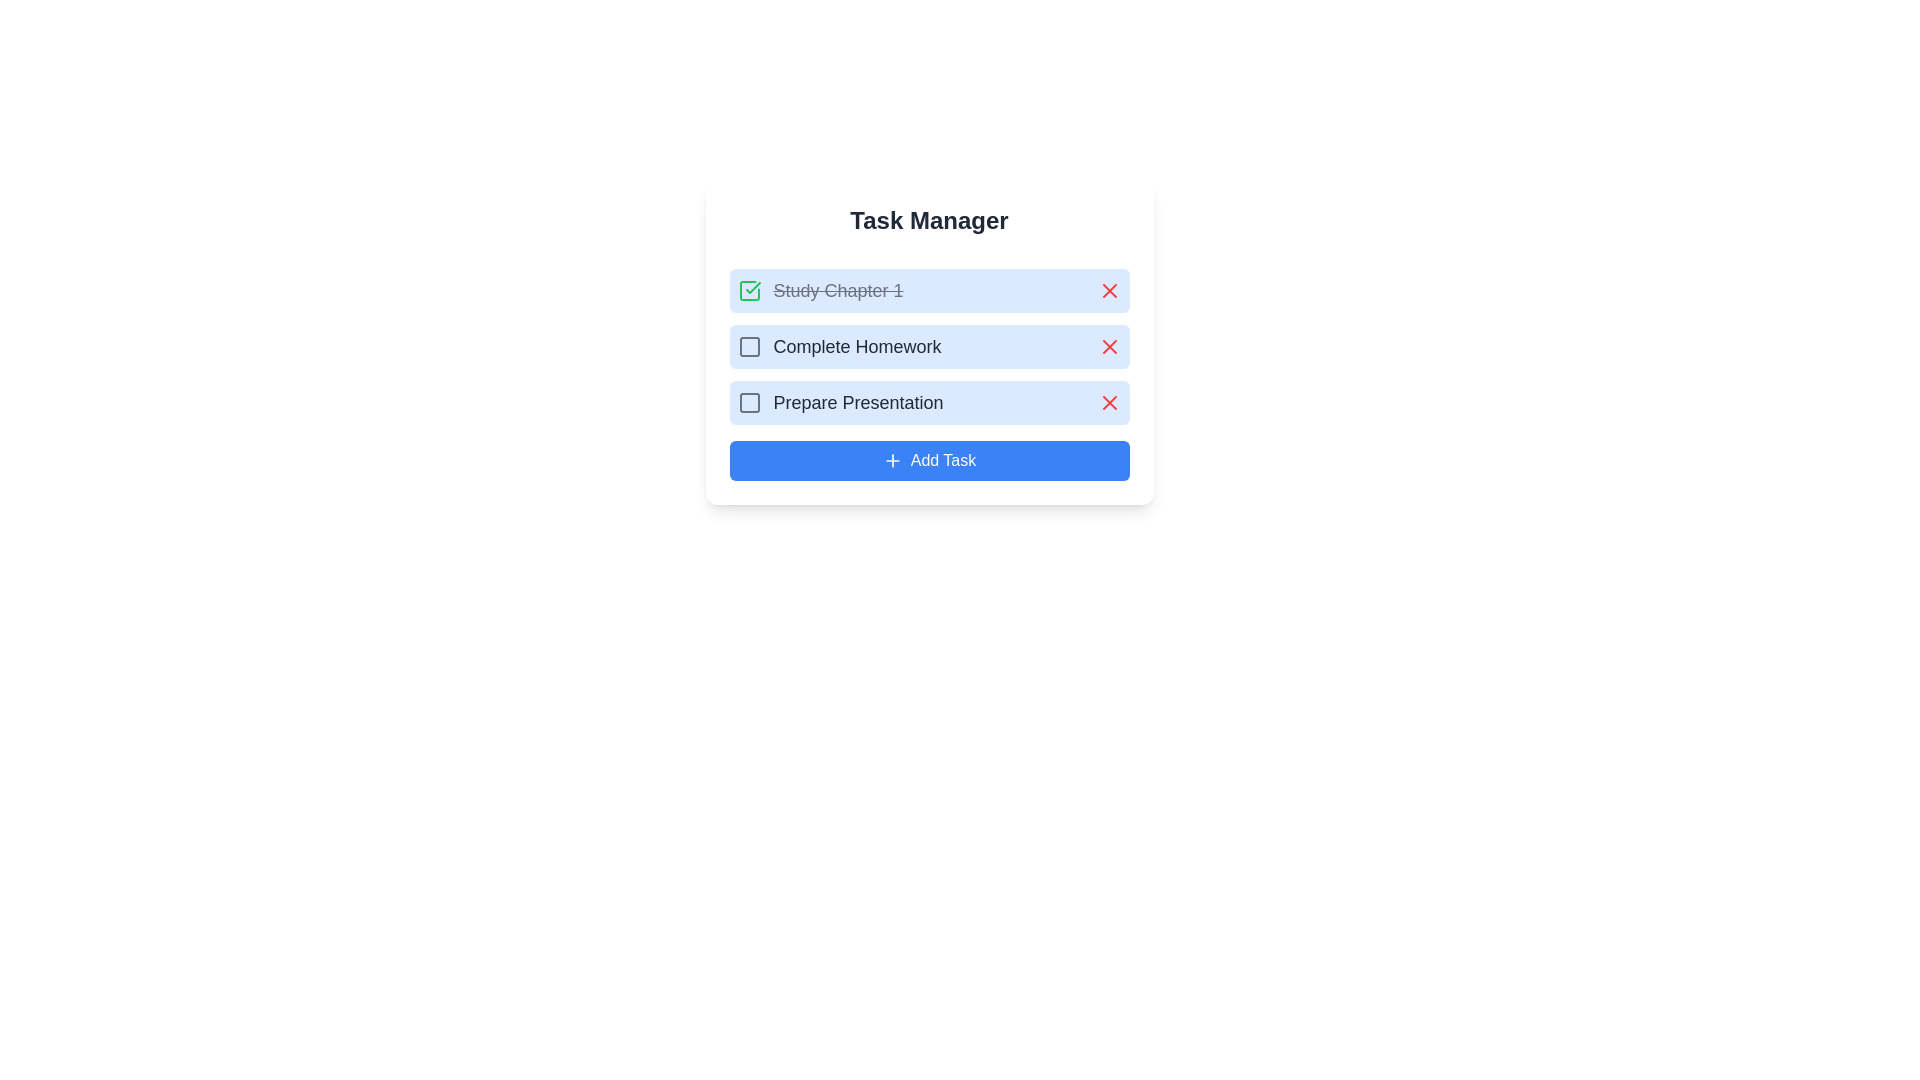 Image resolution: width=1920 pixels, height=1080 pixels. What do you see at coordinates (839, 346) in the screenshot?
I see `the text label of the checkbox for the task titled 'Complete Homework'` at bounding box center [839, 346].